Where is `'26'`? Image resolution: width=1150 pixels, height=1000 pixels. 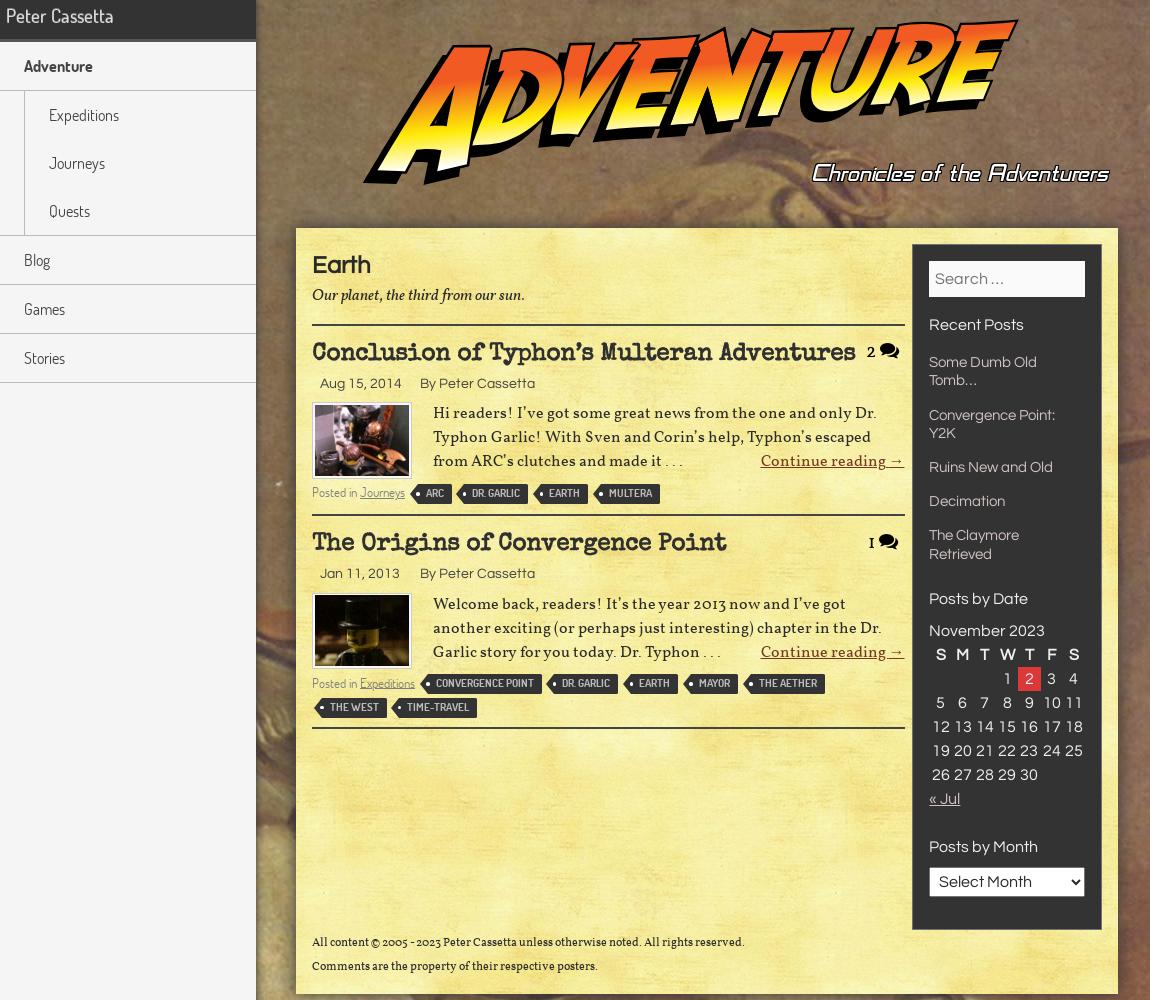
'26' is located at coordinates (931, 774).